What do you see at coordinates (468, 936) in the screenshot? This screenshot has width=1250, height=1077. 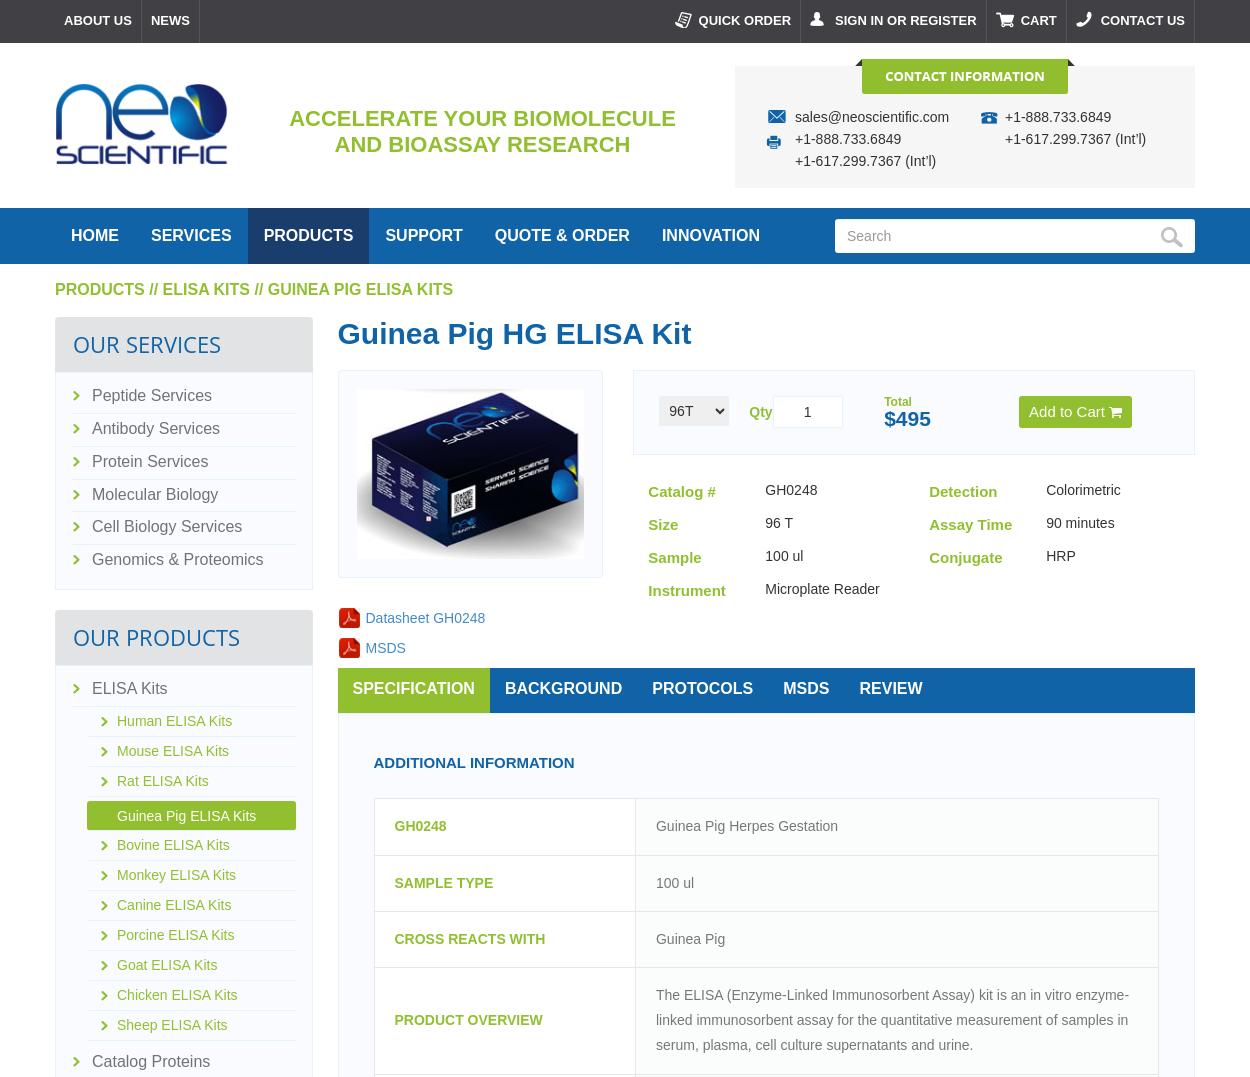 I see `'CROSS REACTS WITH'` at bounding box center [468, 936].